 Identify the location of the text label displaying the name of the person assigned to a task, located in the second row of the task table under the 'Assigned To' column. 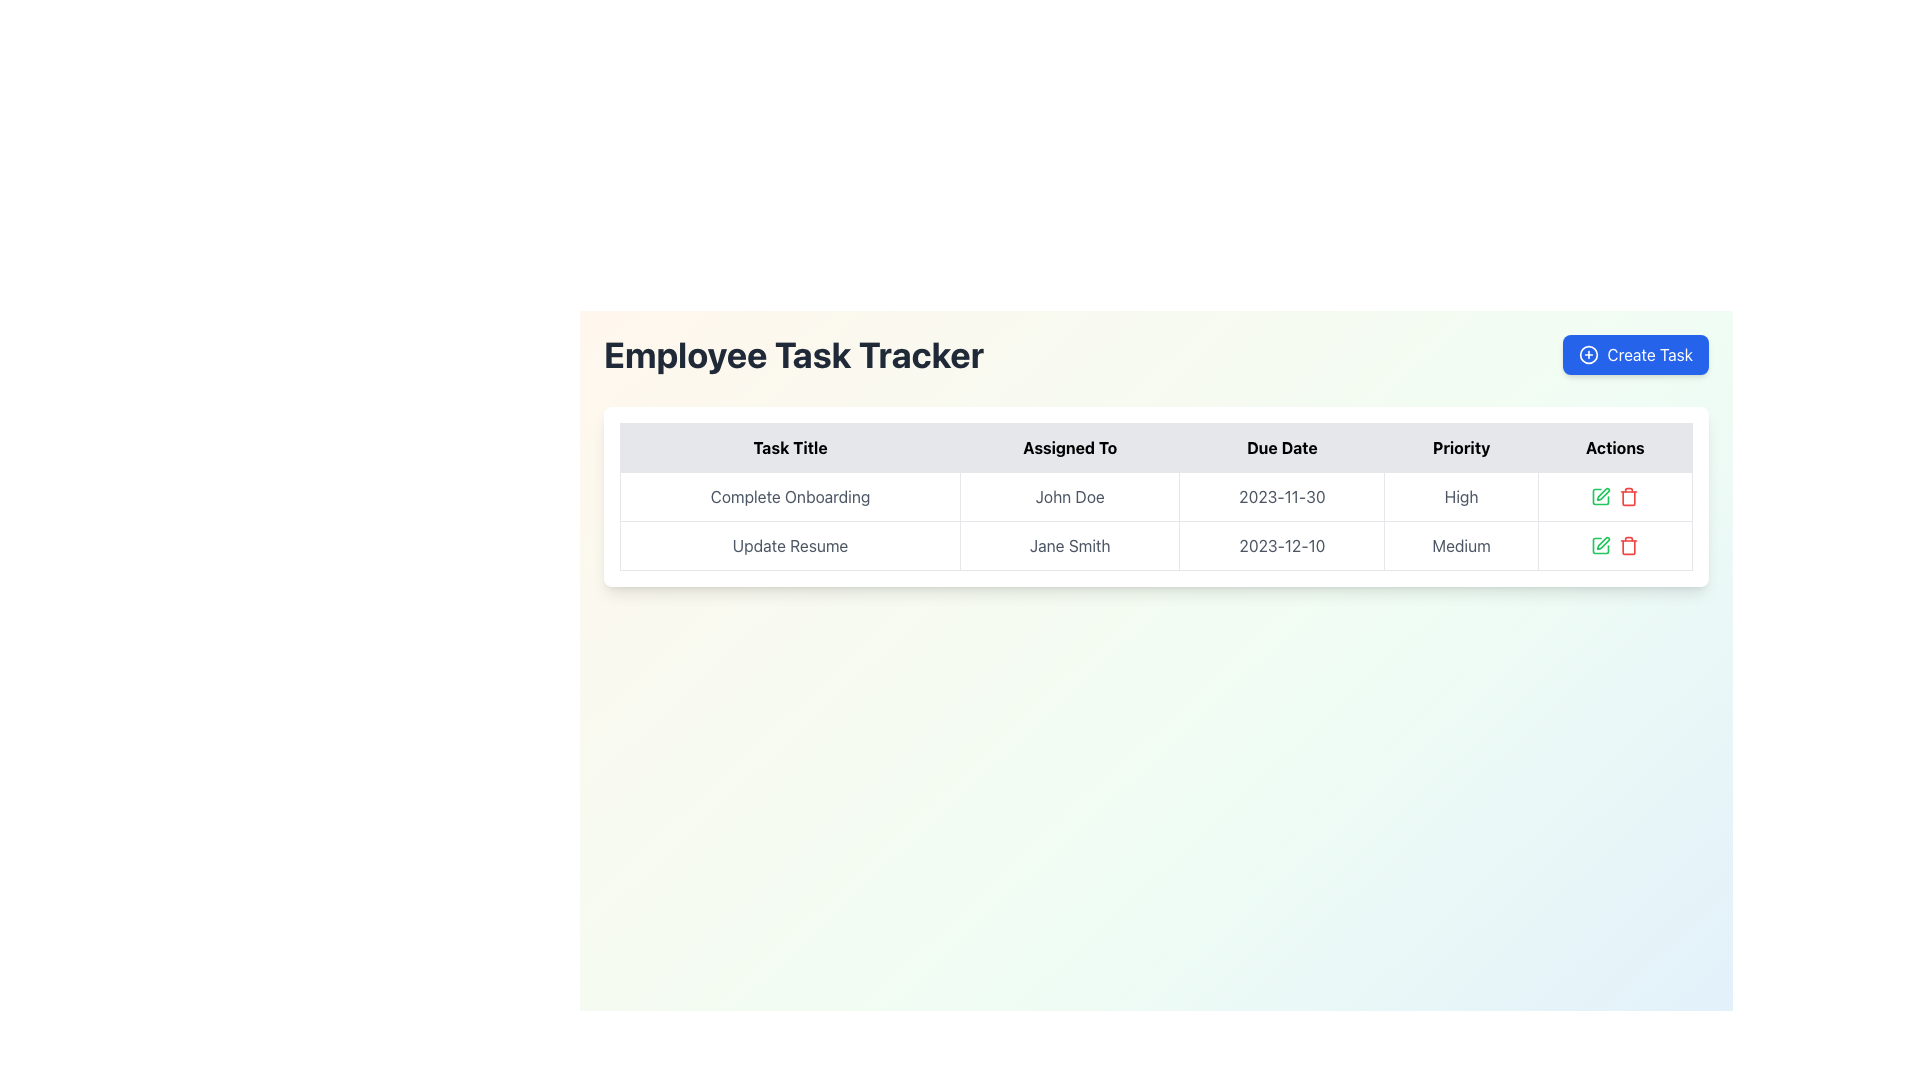
(1069, 546).